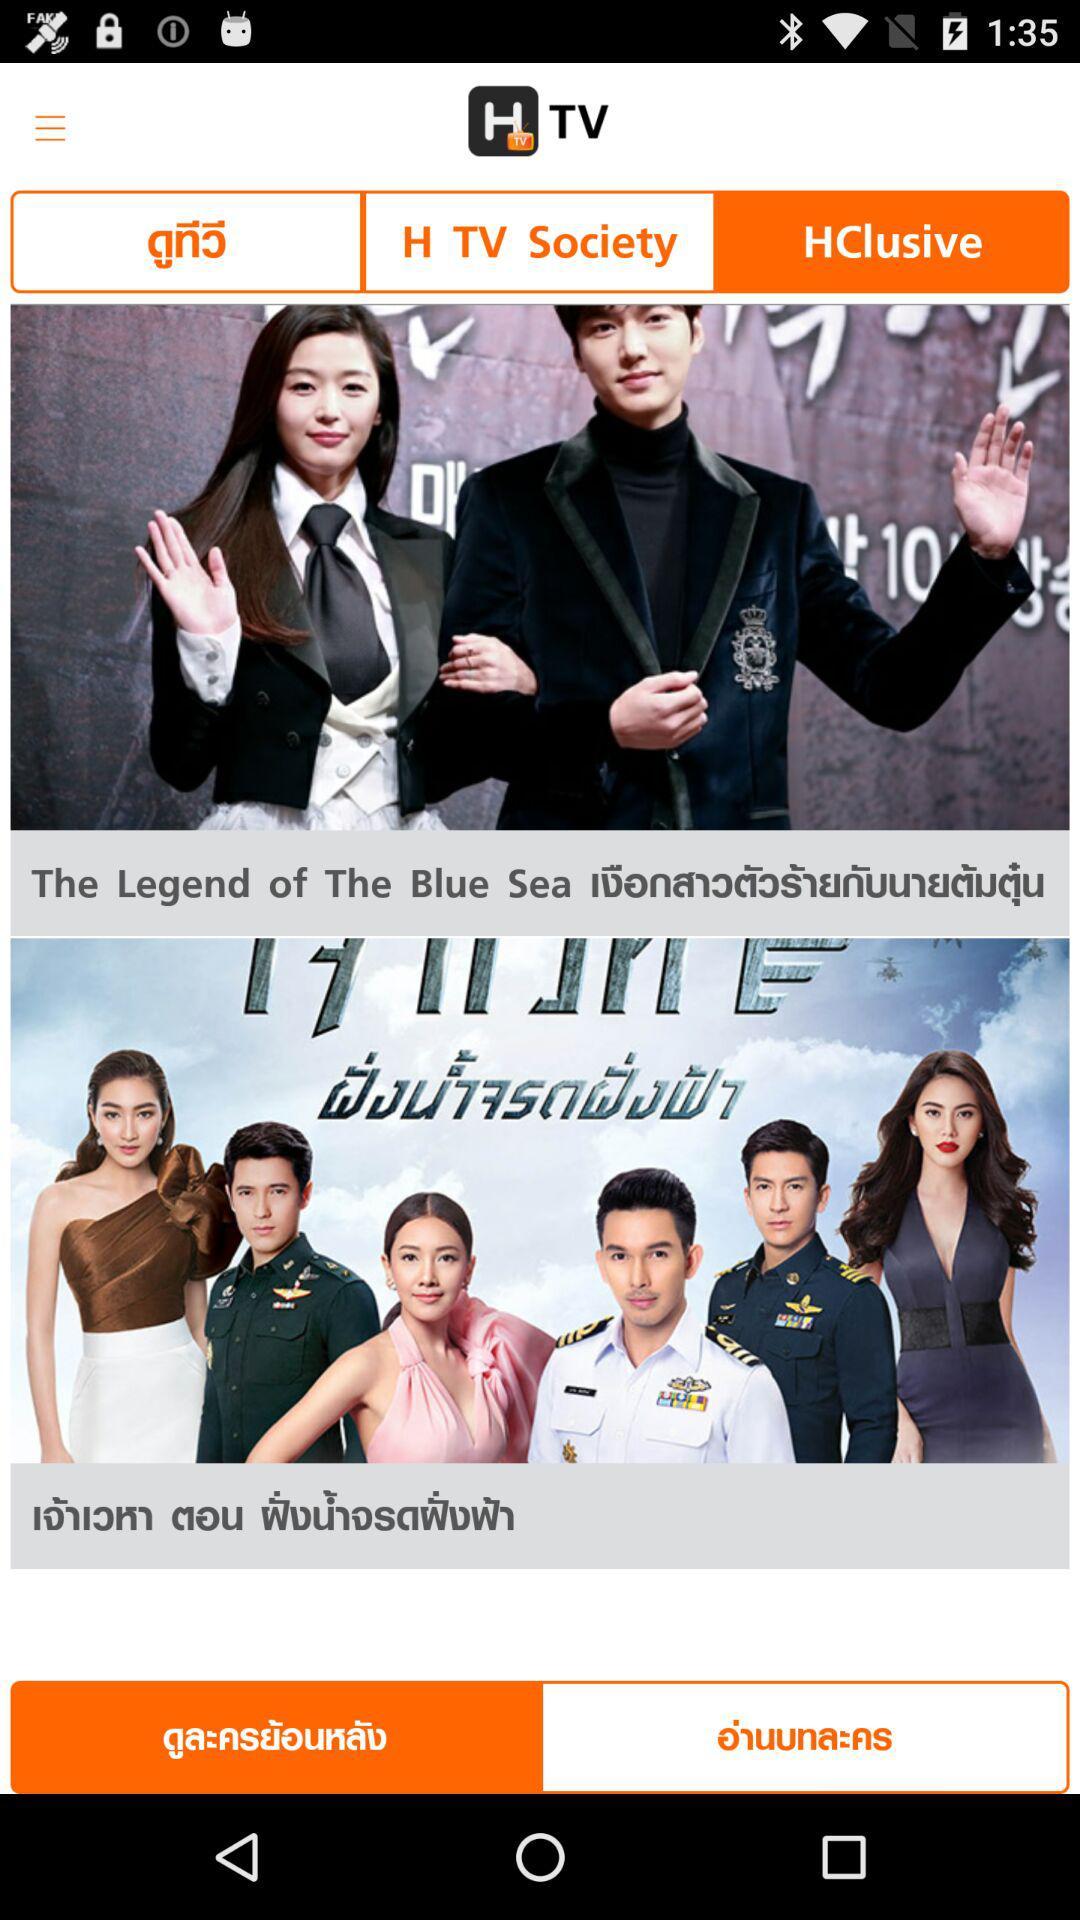 Image resolution: width=1080 pixels, height=1920 pixels. I want to click on the item next to hclusive button, so click(538, 240).